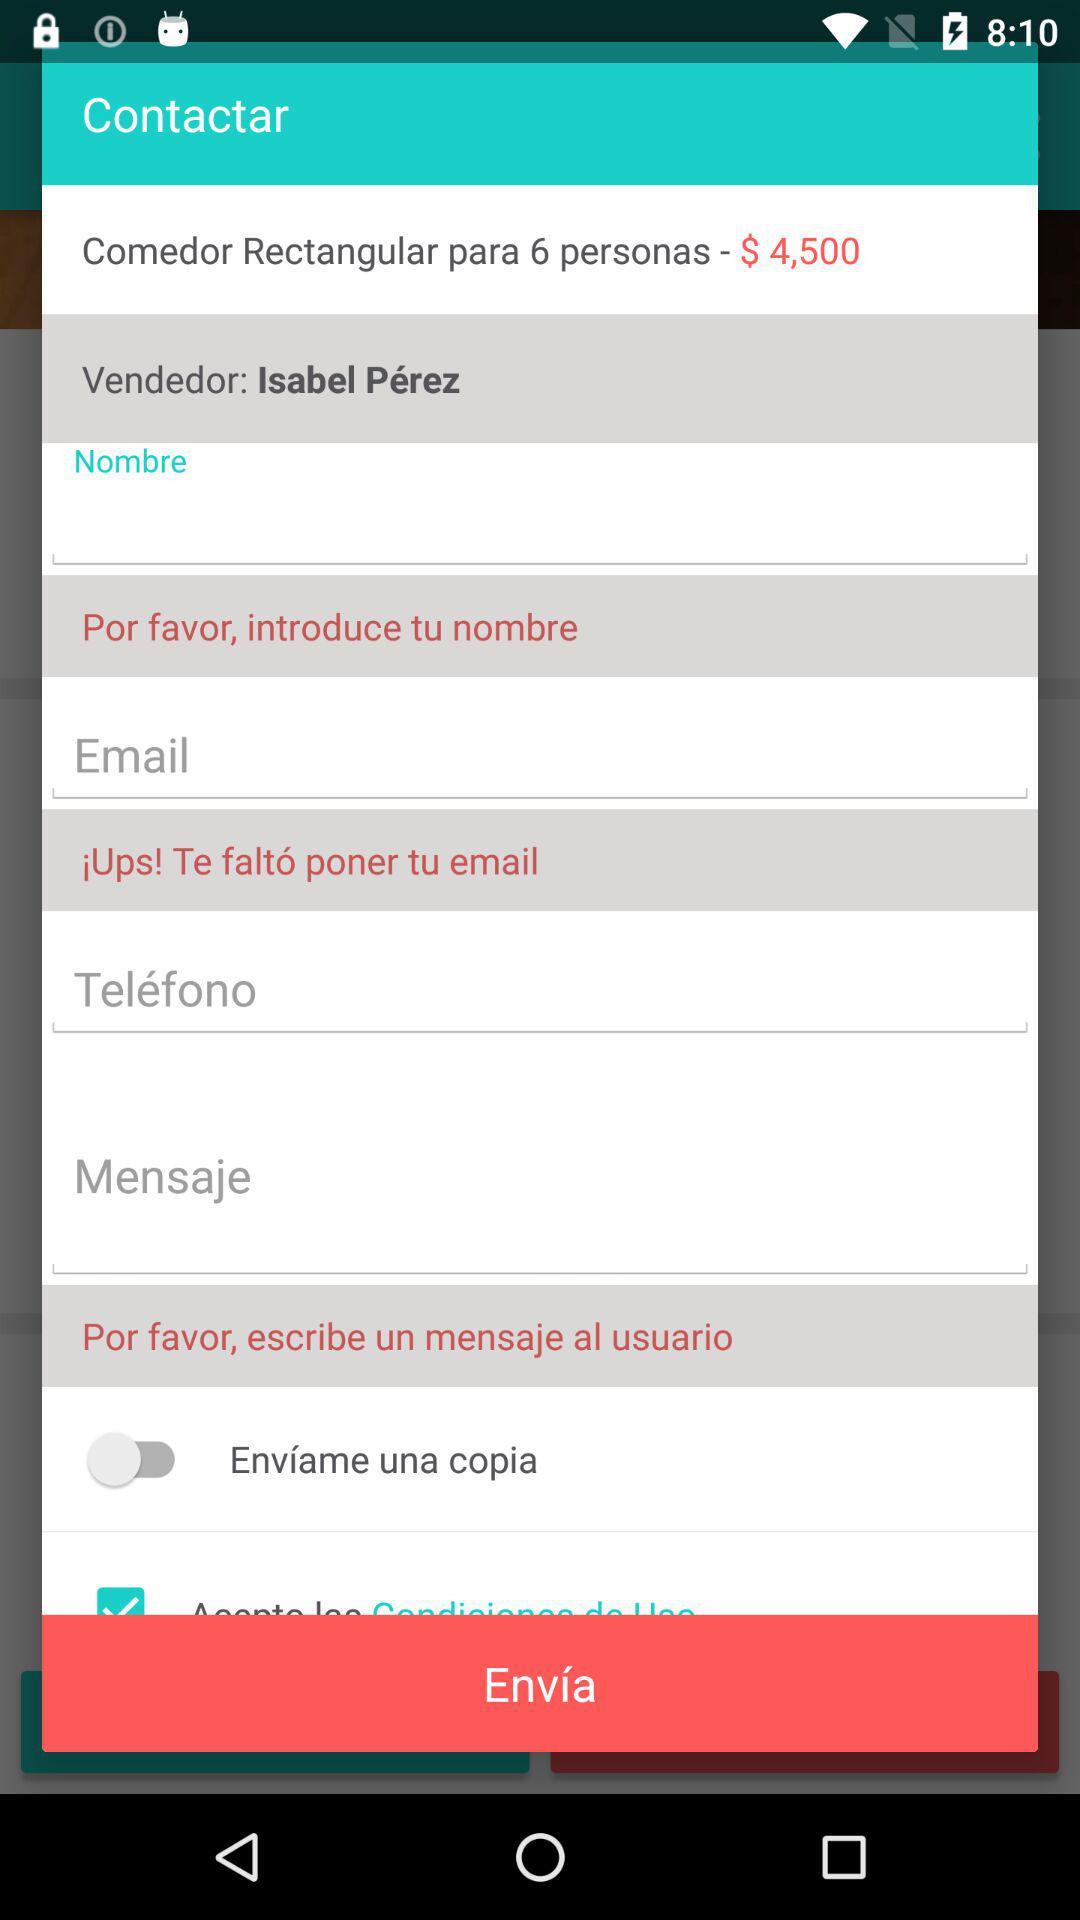  I want to click on text field with text email on page, so click(540, 756).